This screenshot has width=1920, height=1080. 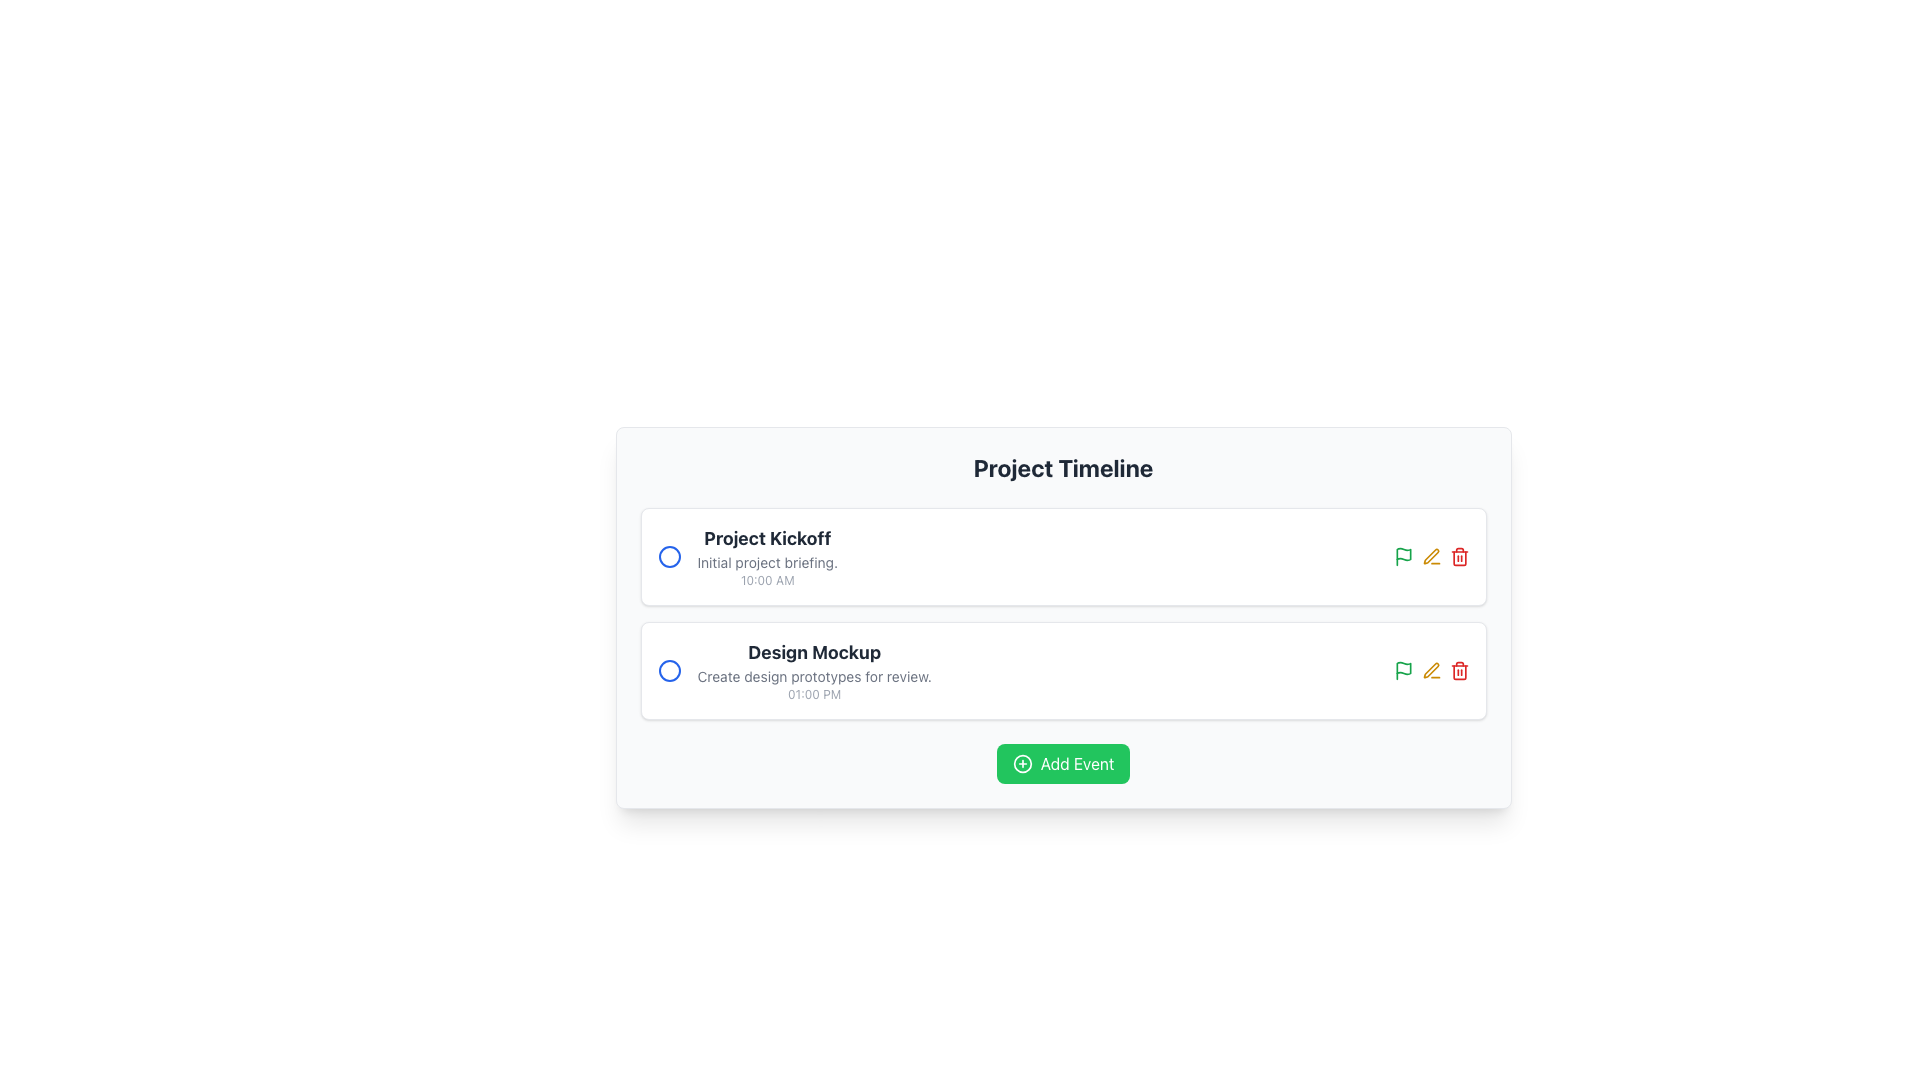 I want to click on the green flag icon located at the top-right area of the event details card, so click(x=1402, y=671).